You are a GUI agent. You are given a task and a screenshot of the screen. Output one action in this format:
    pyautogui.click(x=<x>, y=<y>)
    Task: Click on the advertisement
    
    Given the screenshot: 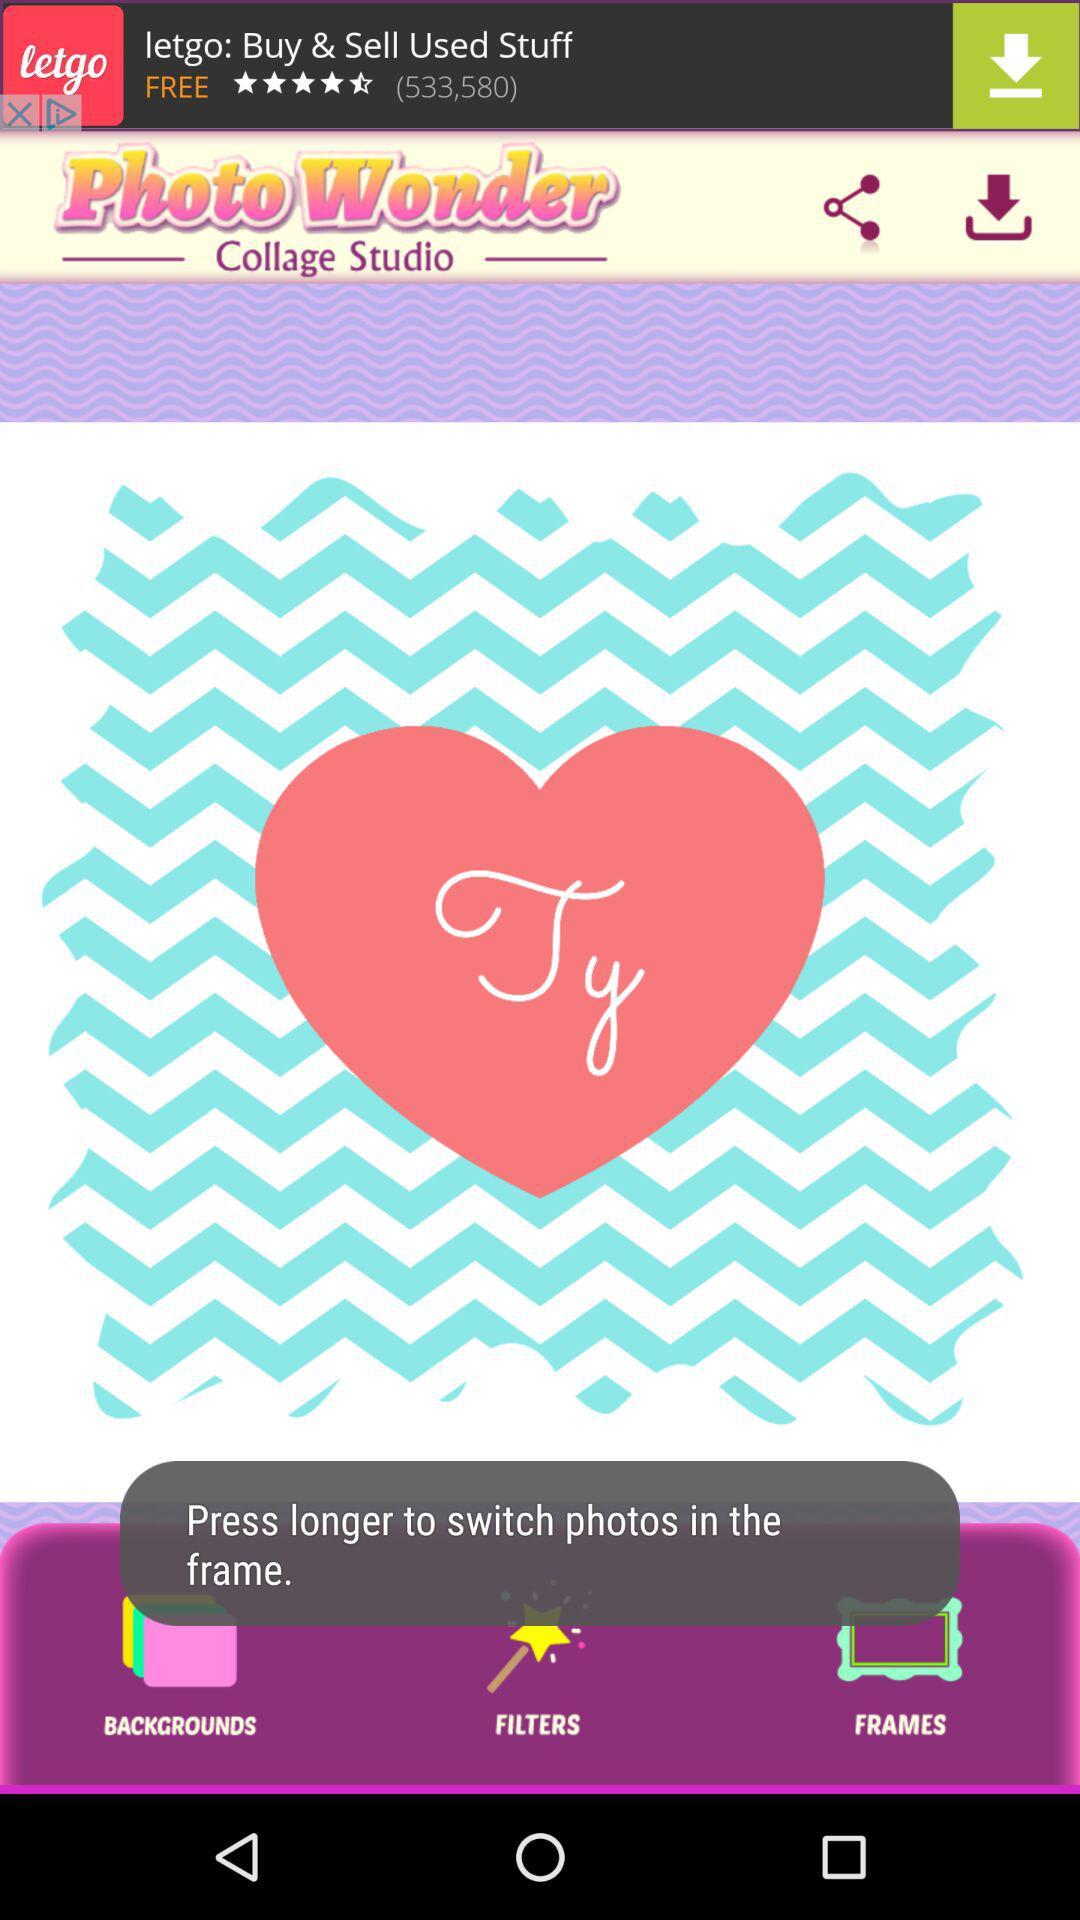 What is the action you would take?
    pyautogui.click(x=178, y=1658)
    